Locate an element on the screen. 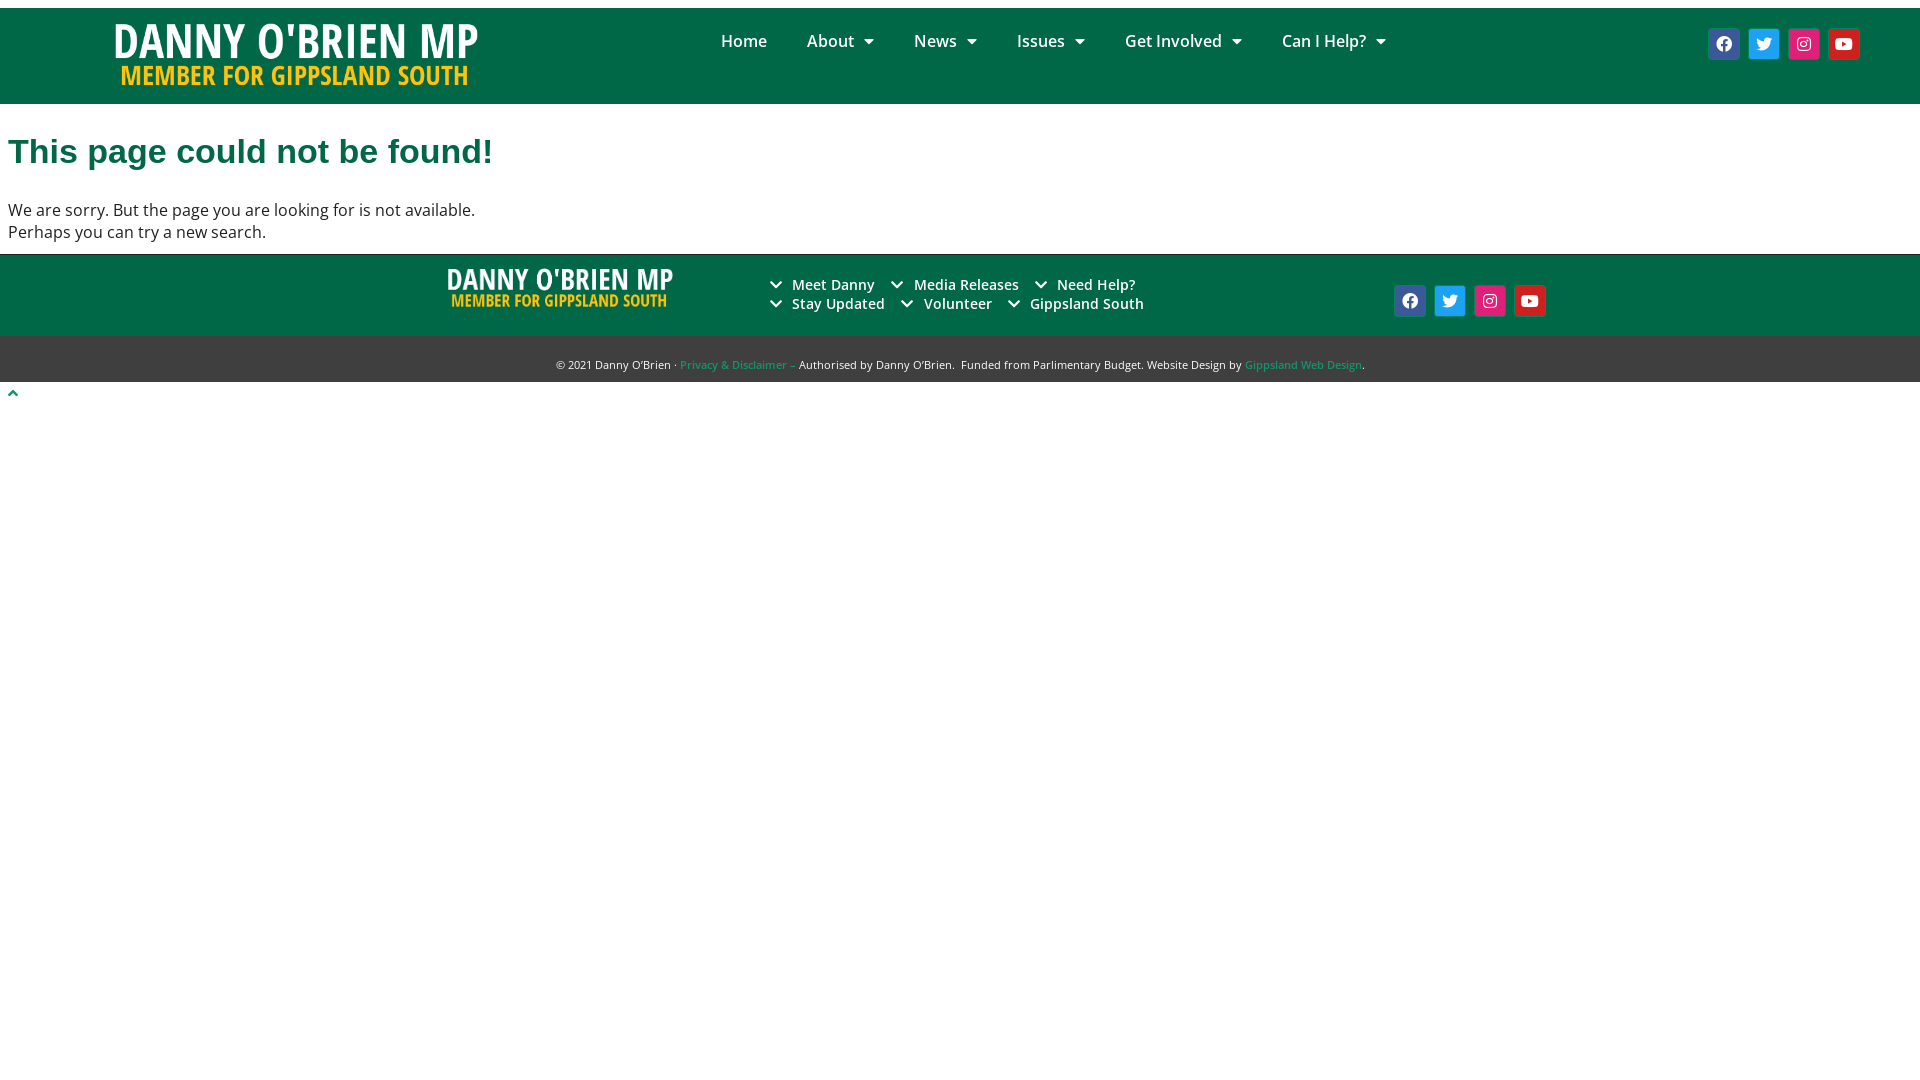  'News' is located at coordinates (944, 41).